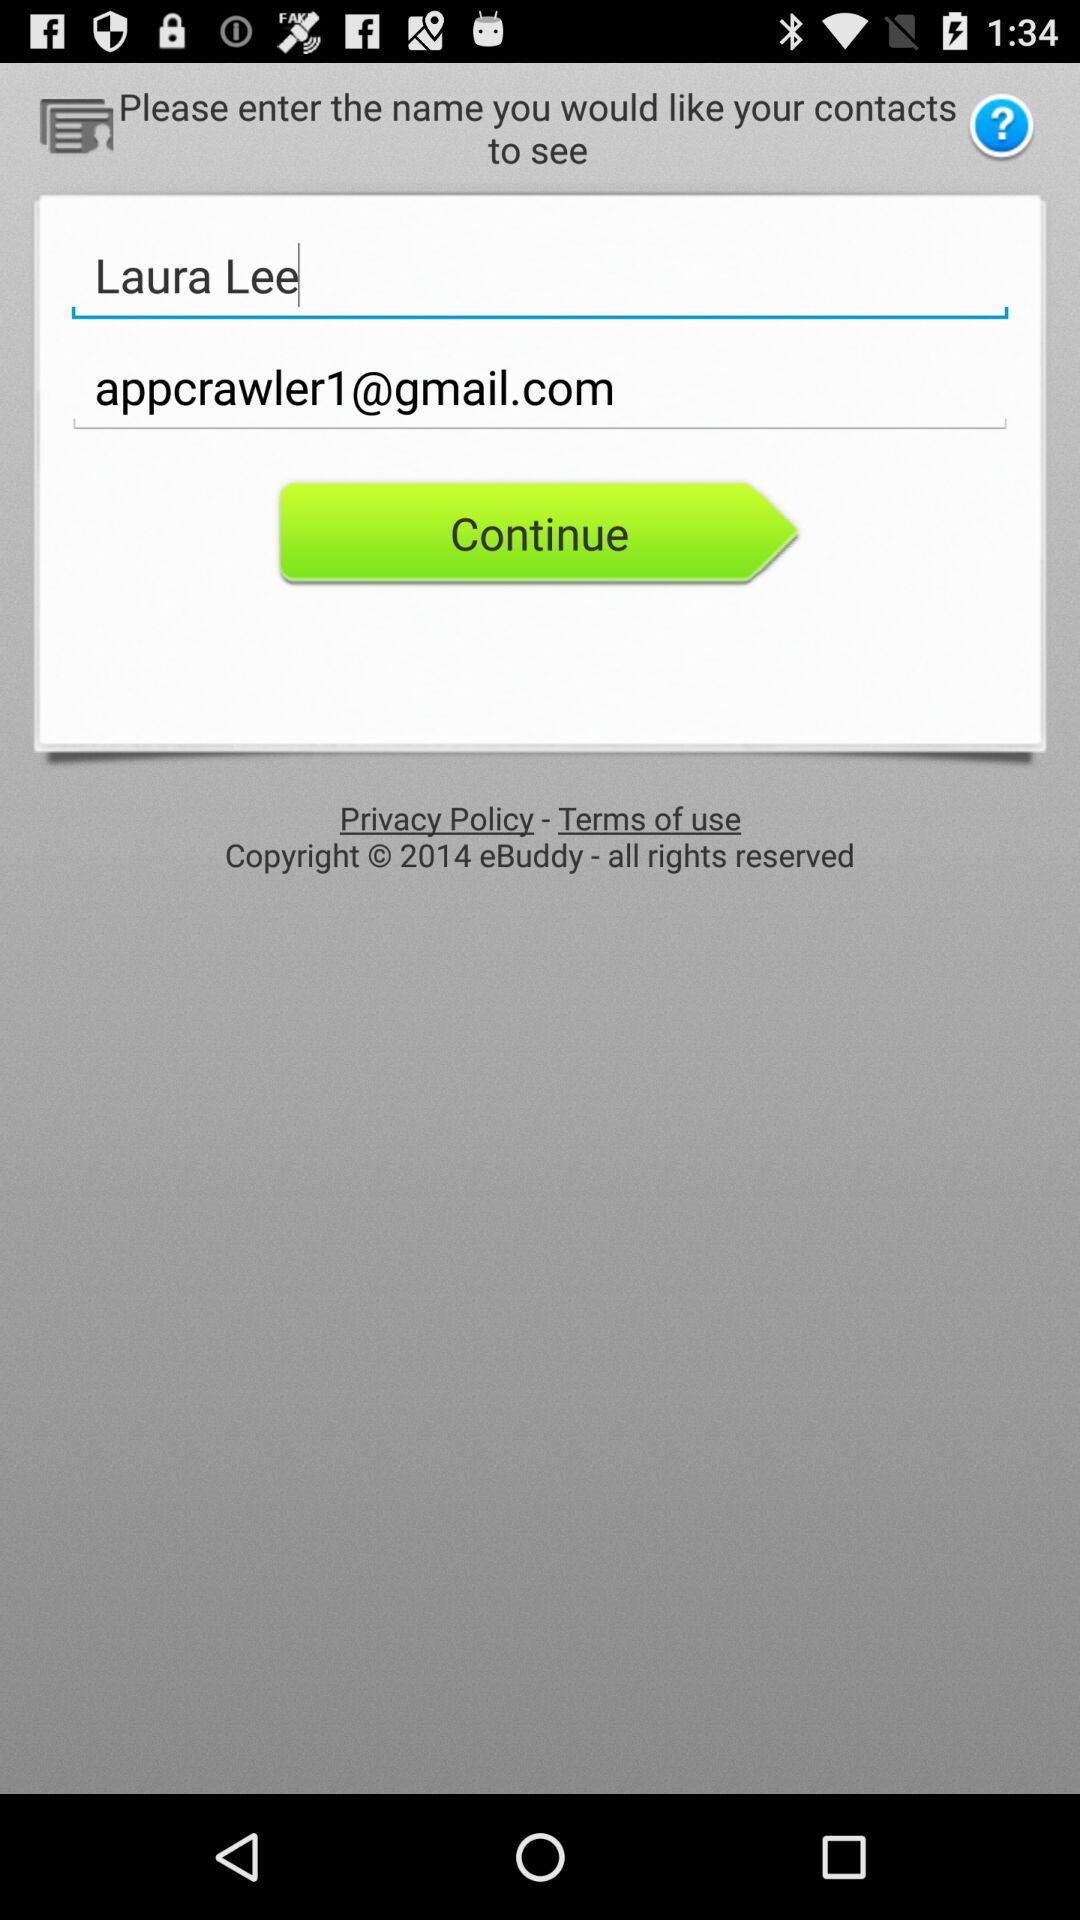 The width and height of the screenshot is (1080, 1920). Describe the element at coordinates (1001, 126) in the screenshot. I see `more information` at that location.